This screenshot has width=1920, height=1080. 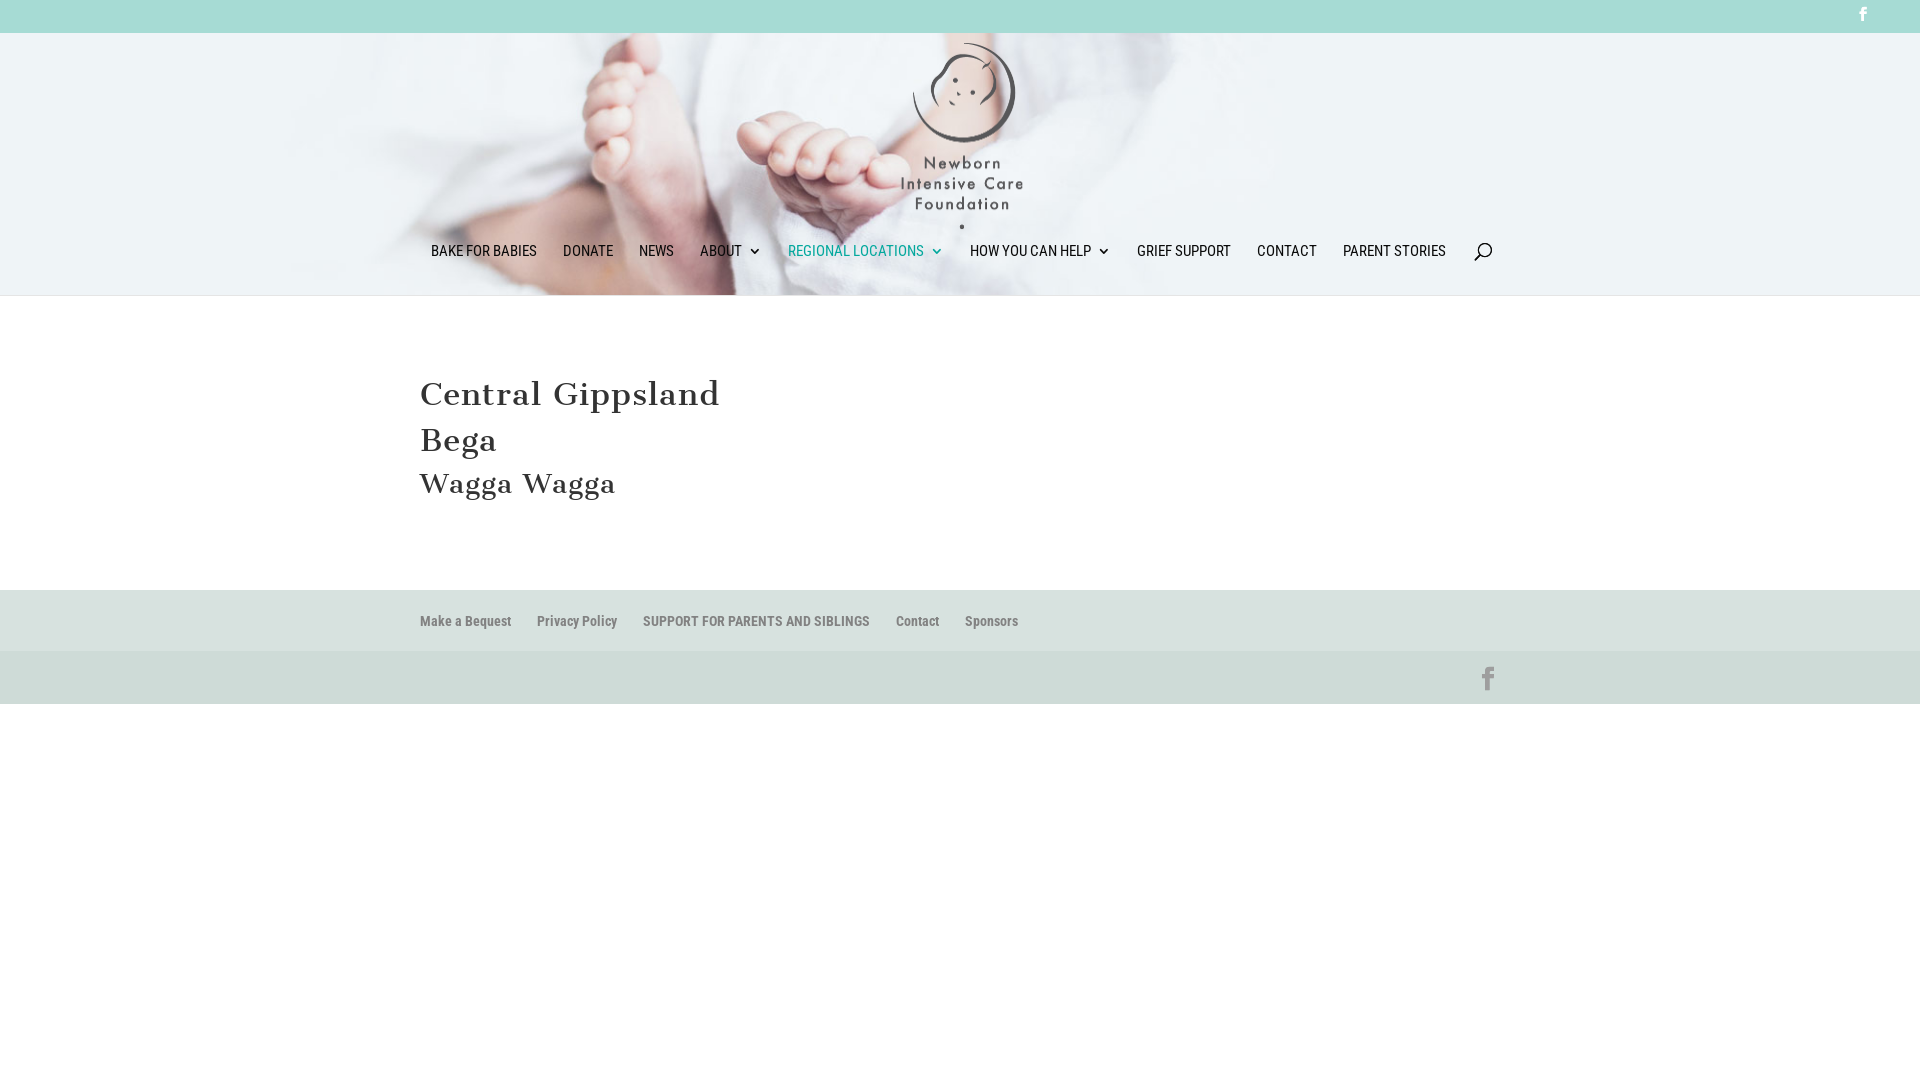 I want to click on 'NEWS', so click(x=637, y=268).